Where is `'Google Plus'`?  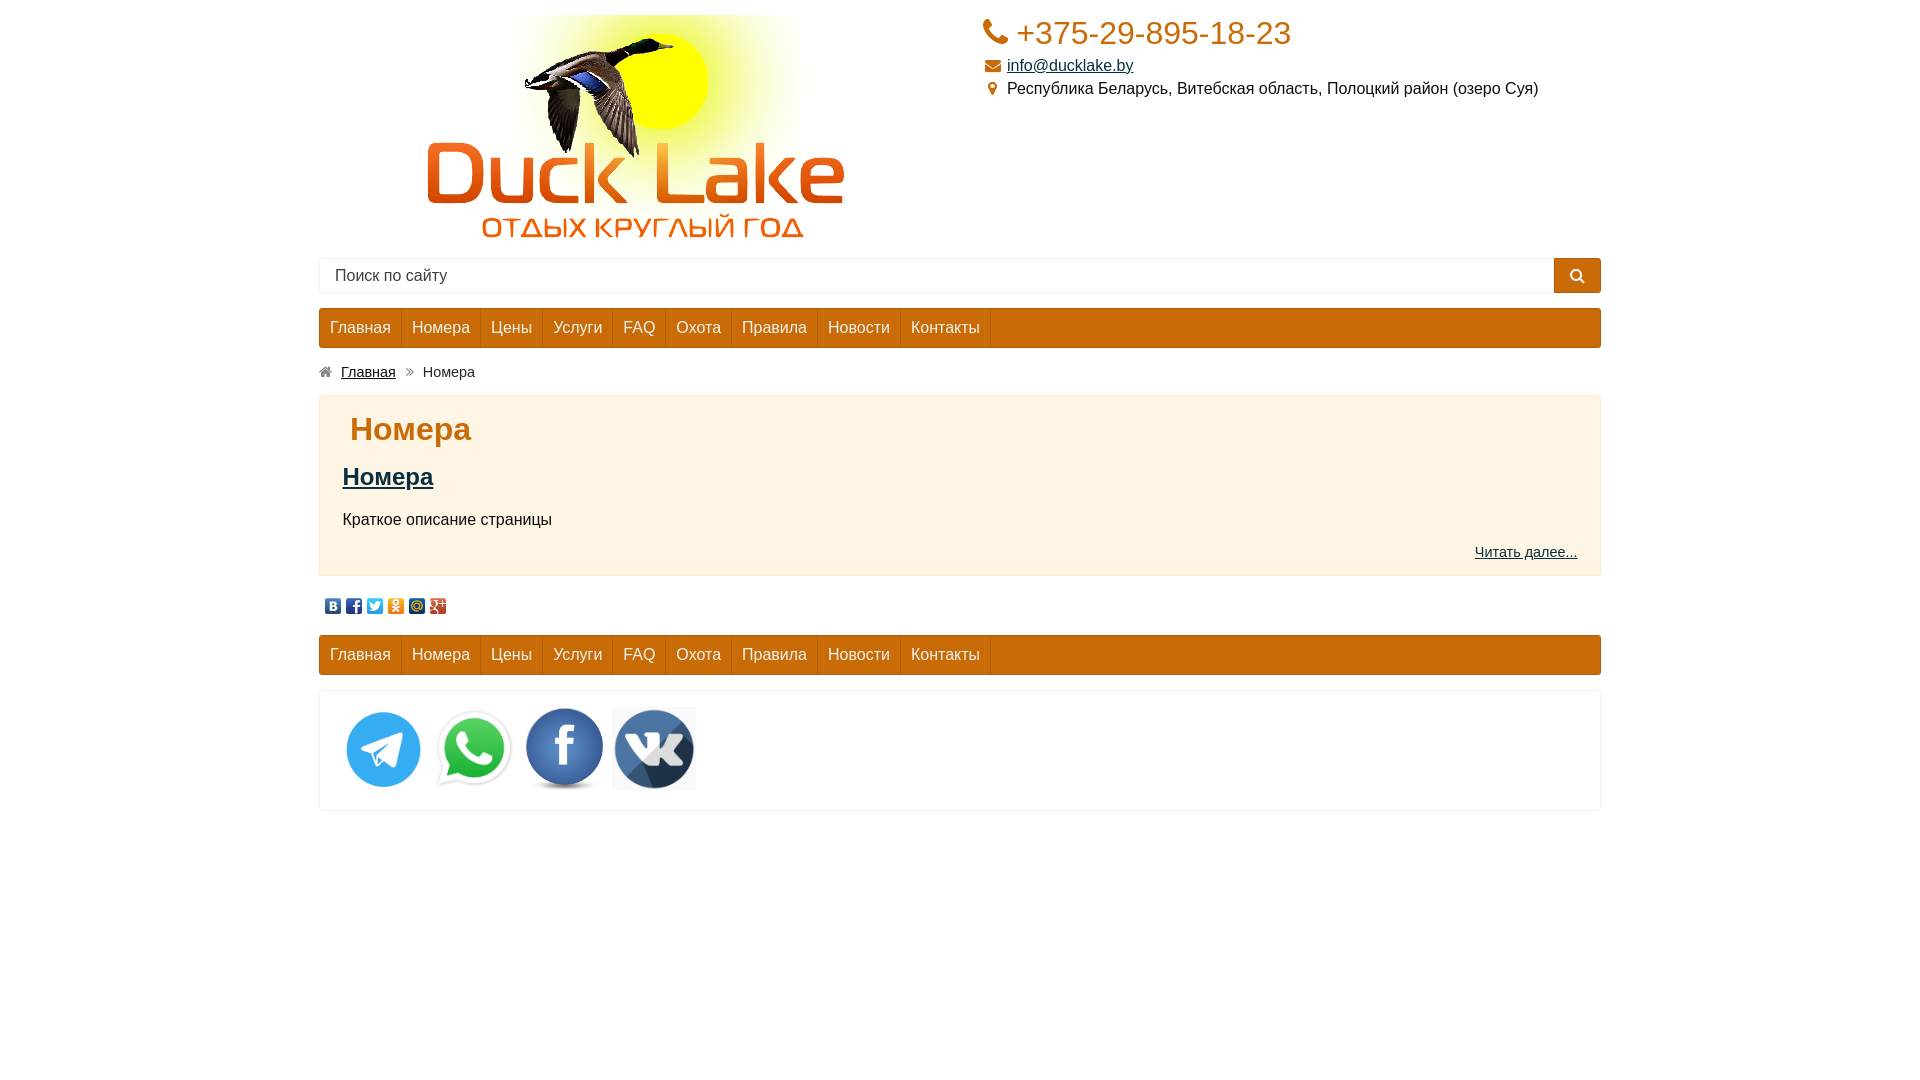
'Google Plus' is located at coordinates (437, 604).